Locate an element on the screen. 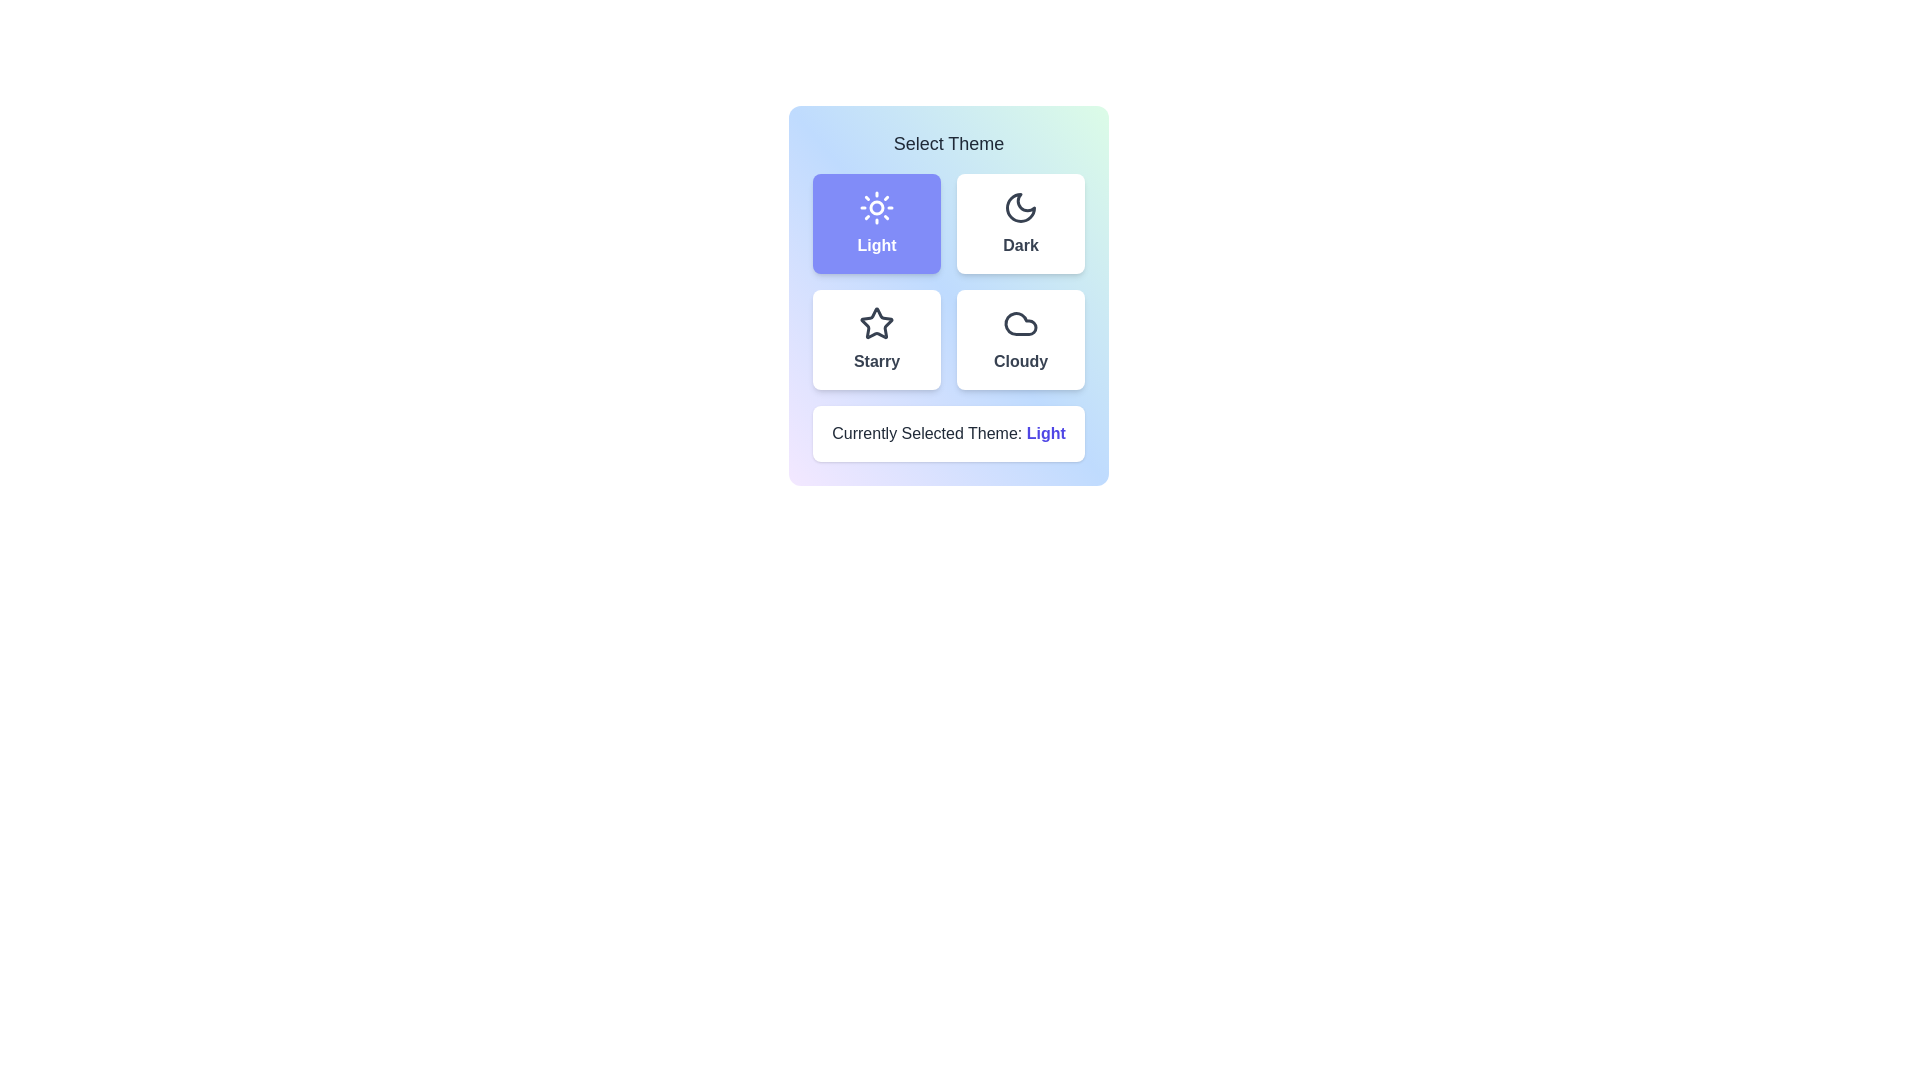 The image size is (1920, 1080). the theme button corresponding to Dark is located at coordinates (1021, 223).